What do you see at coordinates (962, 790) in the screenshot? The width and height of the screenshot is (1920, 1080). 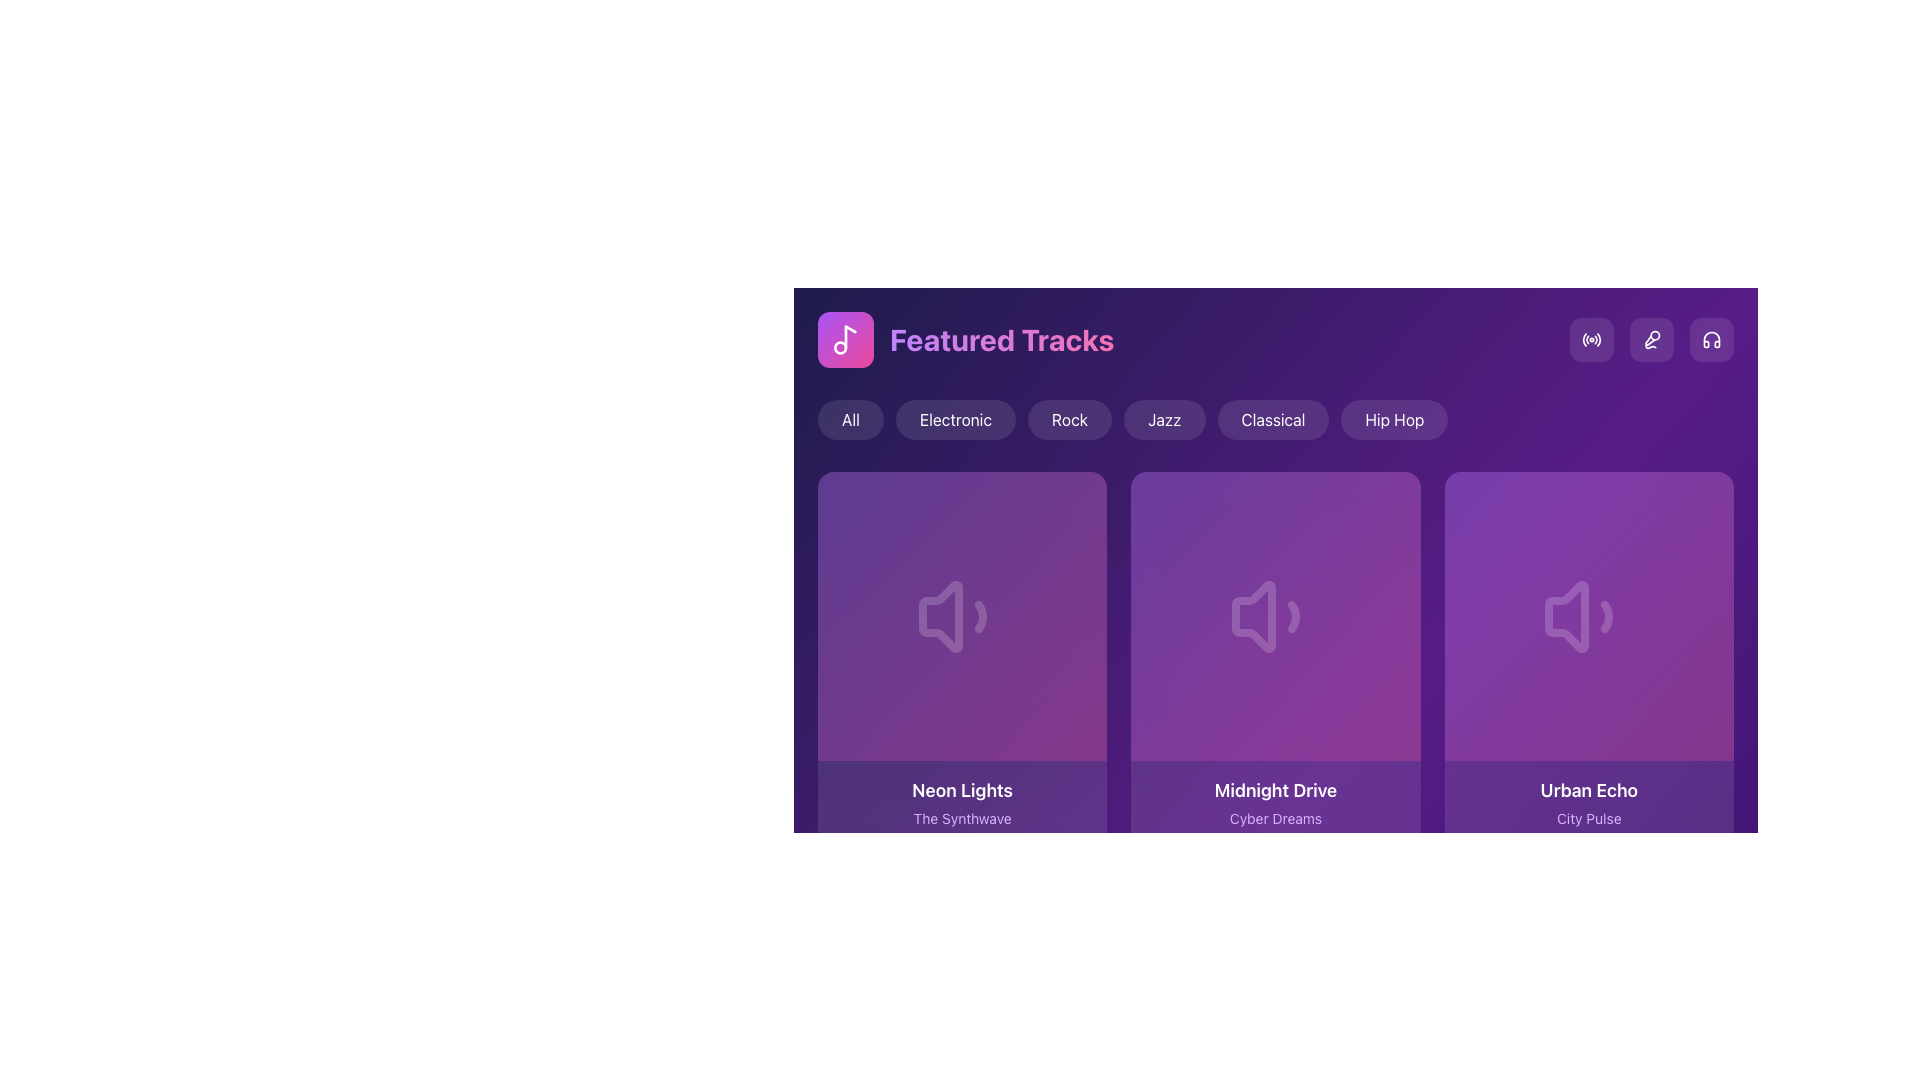 I see `the 'Neon Lights' text label which is styled in a large, bold, white font on a purple background, positioned prominently as the main title of the content card` at bounding box center [962, 790].